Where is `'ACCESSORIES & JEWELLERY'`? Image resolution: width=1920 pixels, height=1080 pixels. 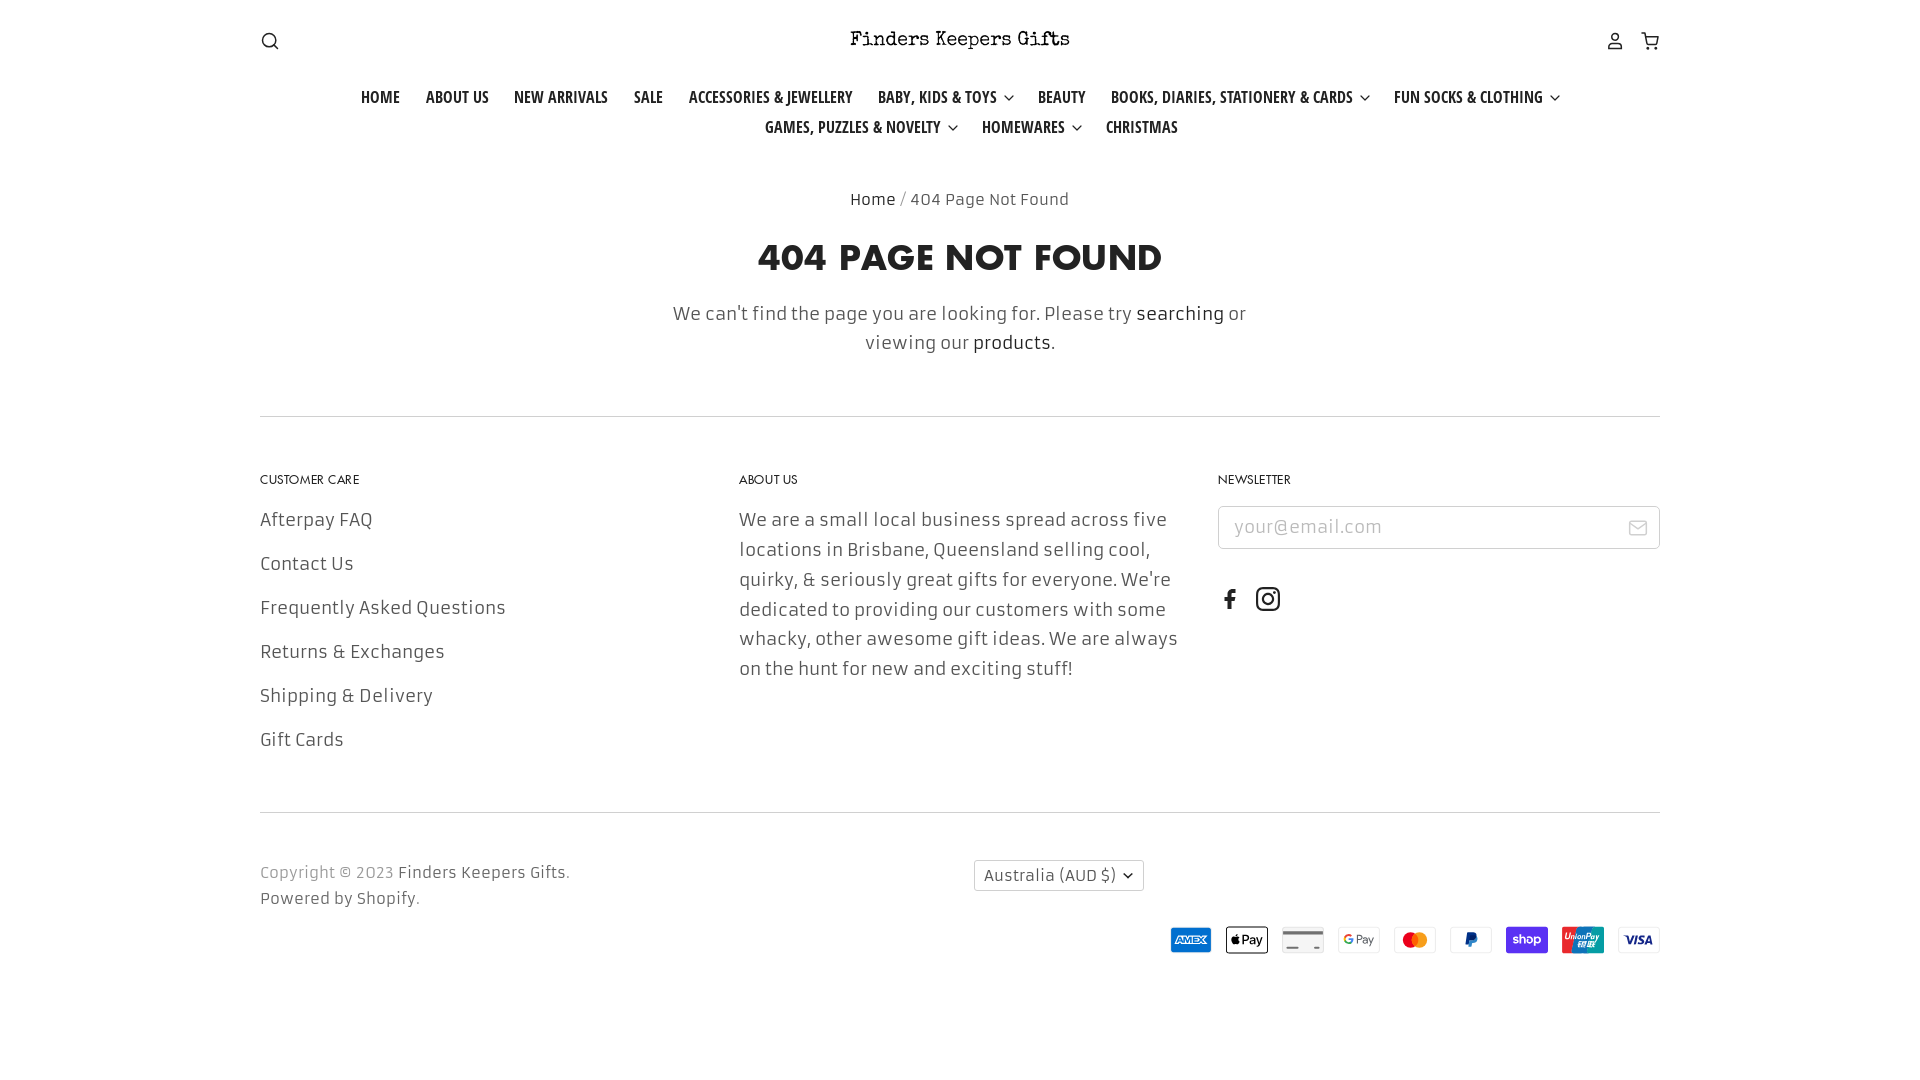
'ACCESSORIES & JEWELLERY' is located at coordinates (757, 96).